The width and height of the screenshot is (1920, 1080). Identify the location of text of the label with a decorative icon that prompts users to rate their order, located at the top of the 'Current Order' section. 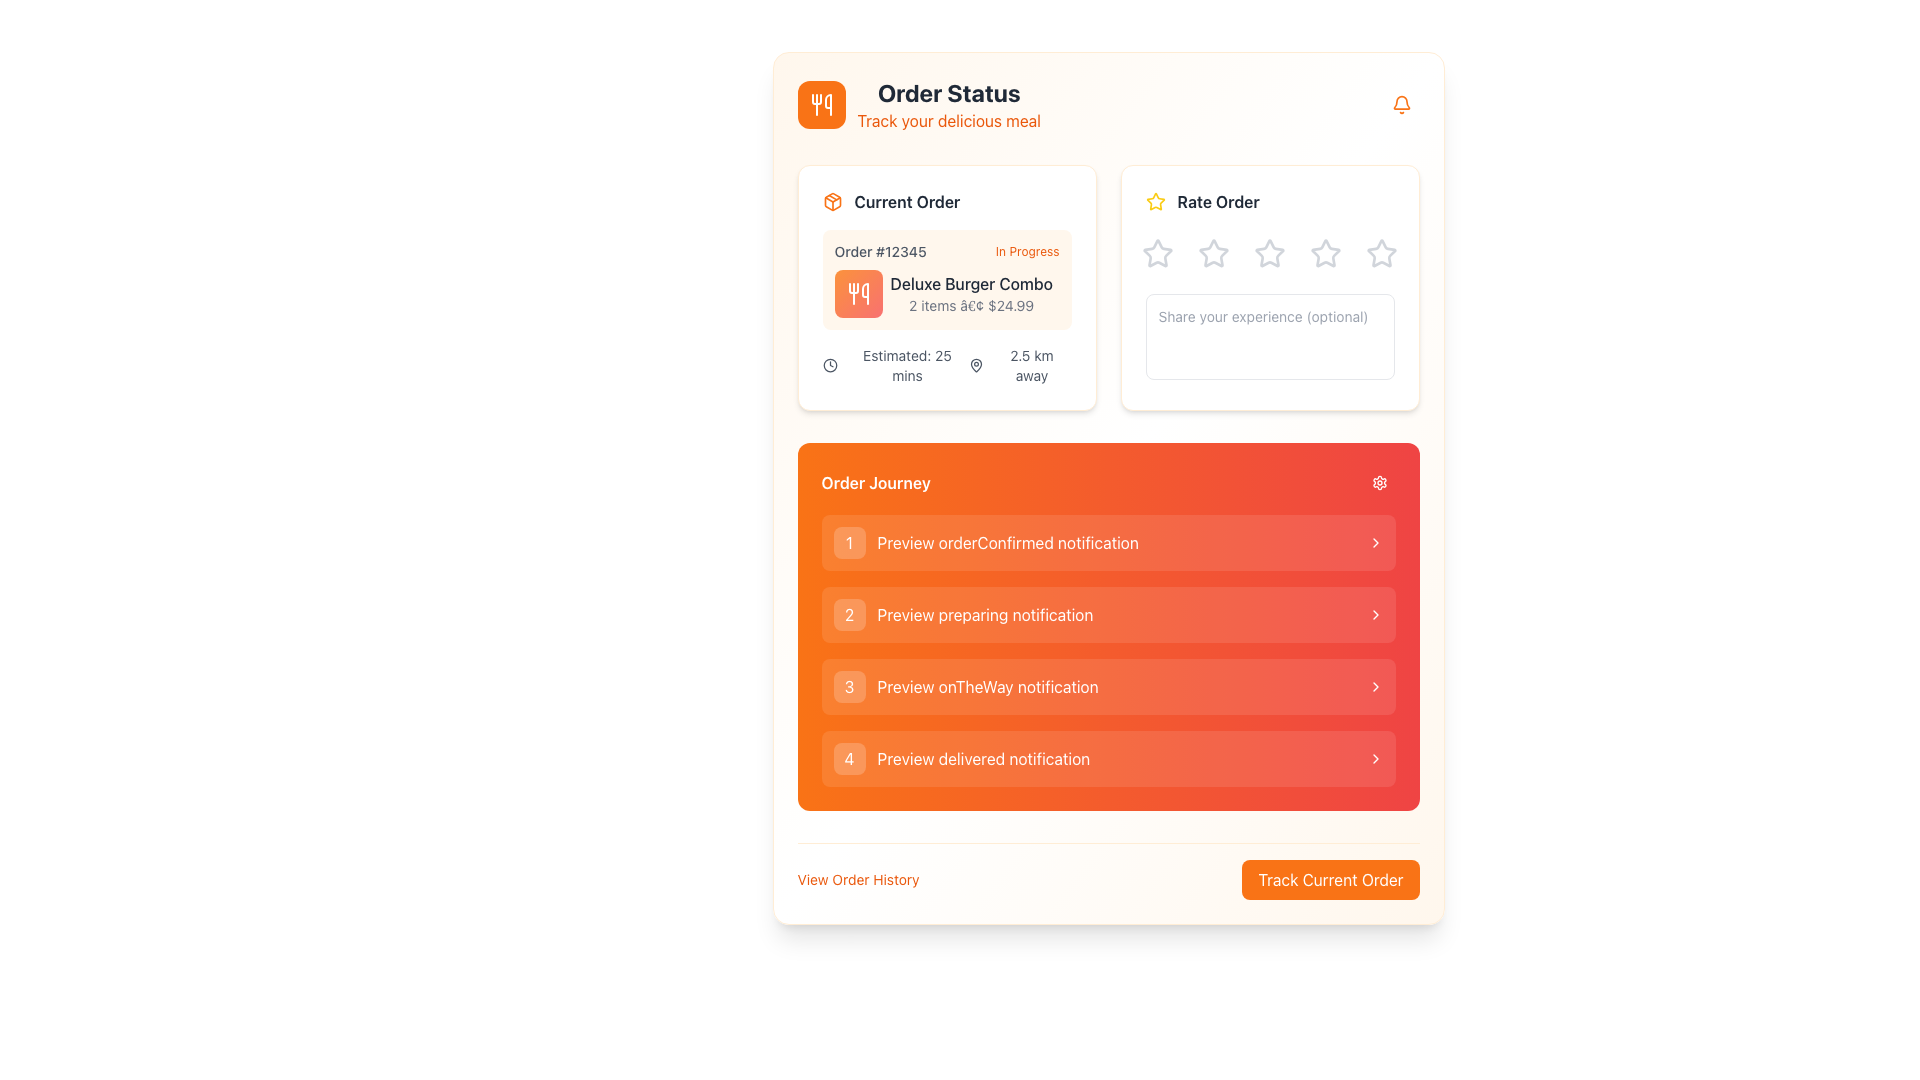
(1201, 201).